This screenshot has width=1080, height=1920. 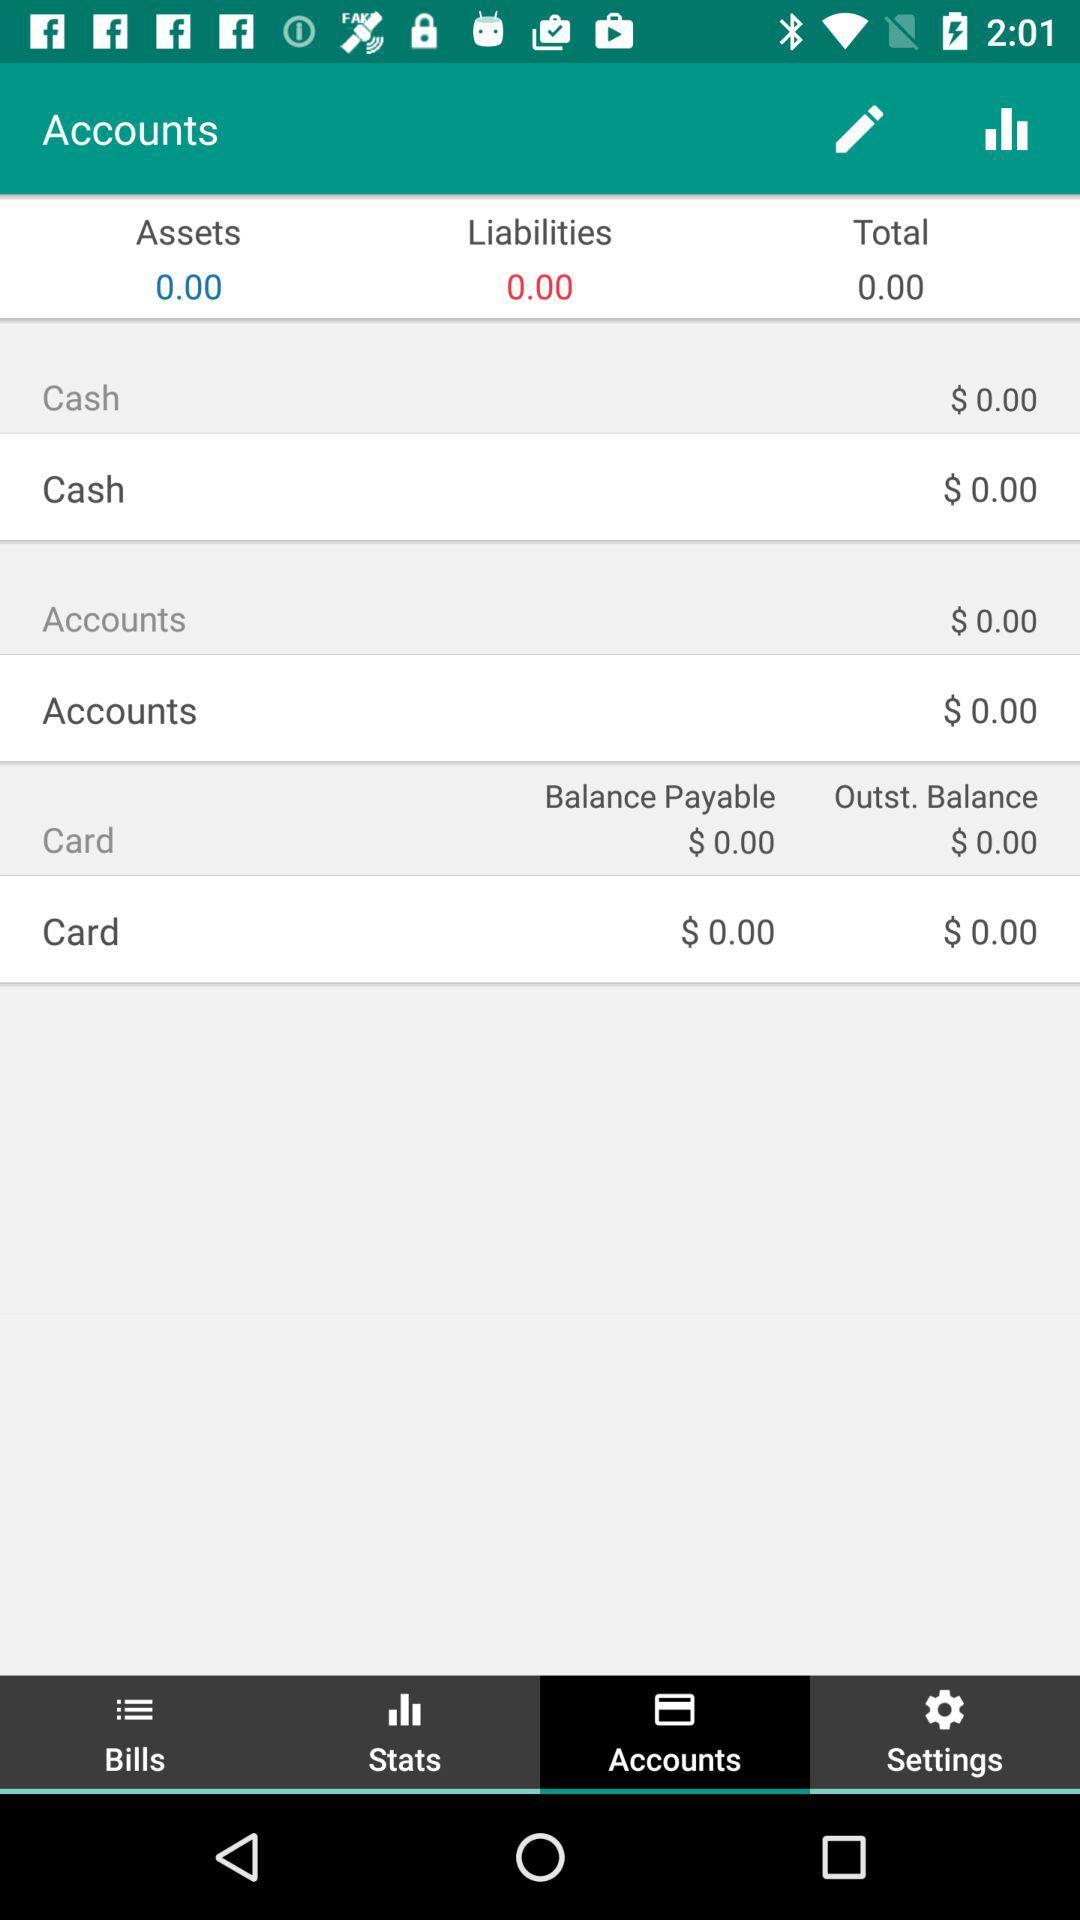 I want to click on the icon below card, so click(x=135, y=1731).